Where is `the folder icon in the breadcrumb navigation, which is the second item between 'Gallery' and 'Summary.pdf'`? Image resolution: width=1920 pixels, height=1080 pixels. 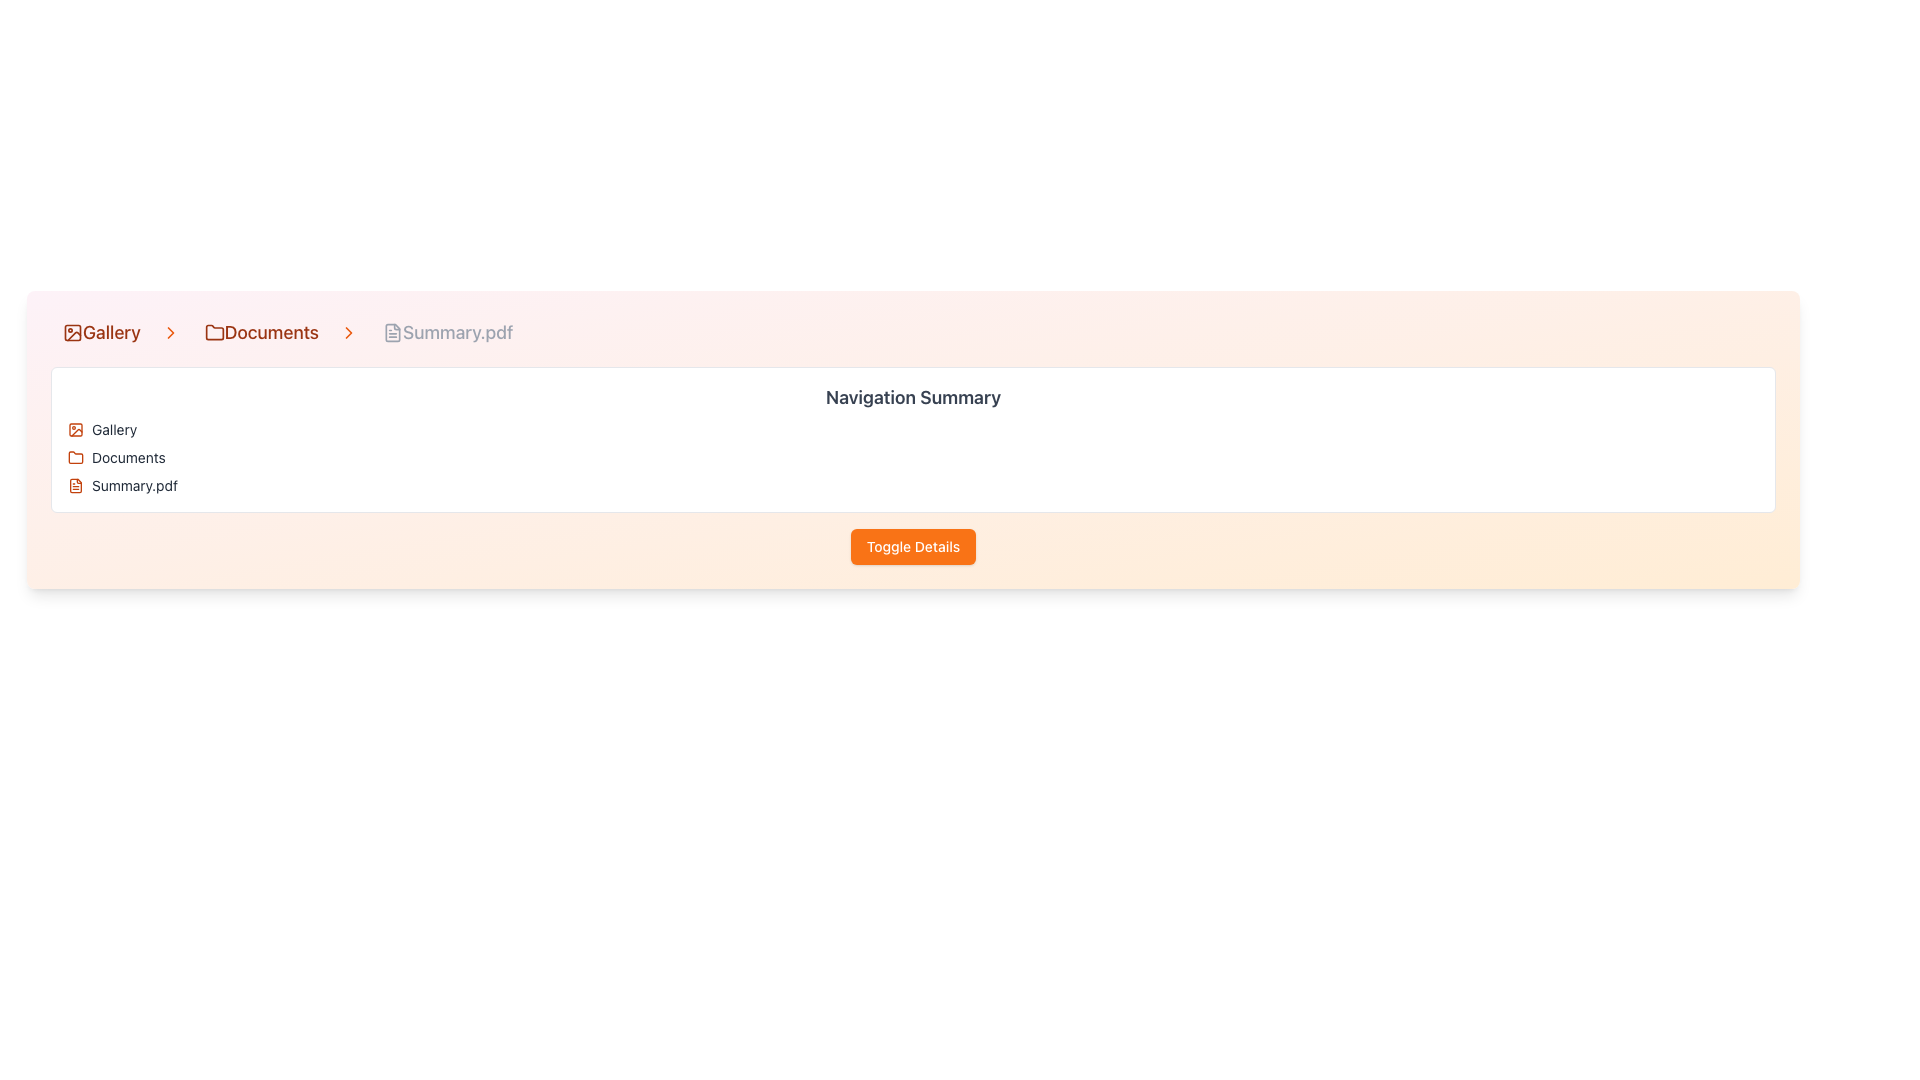 the folder icon in the breadcrumb navigation, which is the second item between 'Gallery' and 'Summary.pdf' is located at coordinates (214, 331).